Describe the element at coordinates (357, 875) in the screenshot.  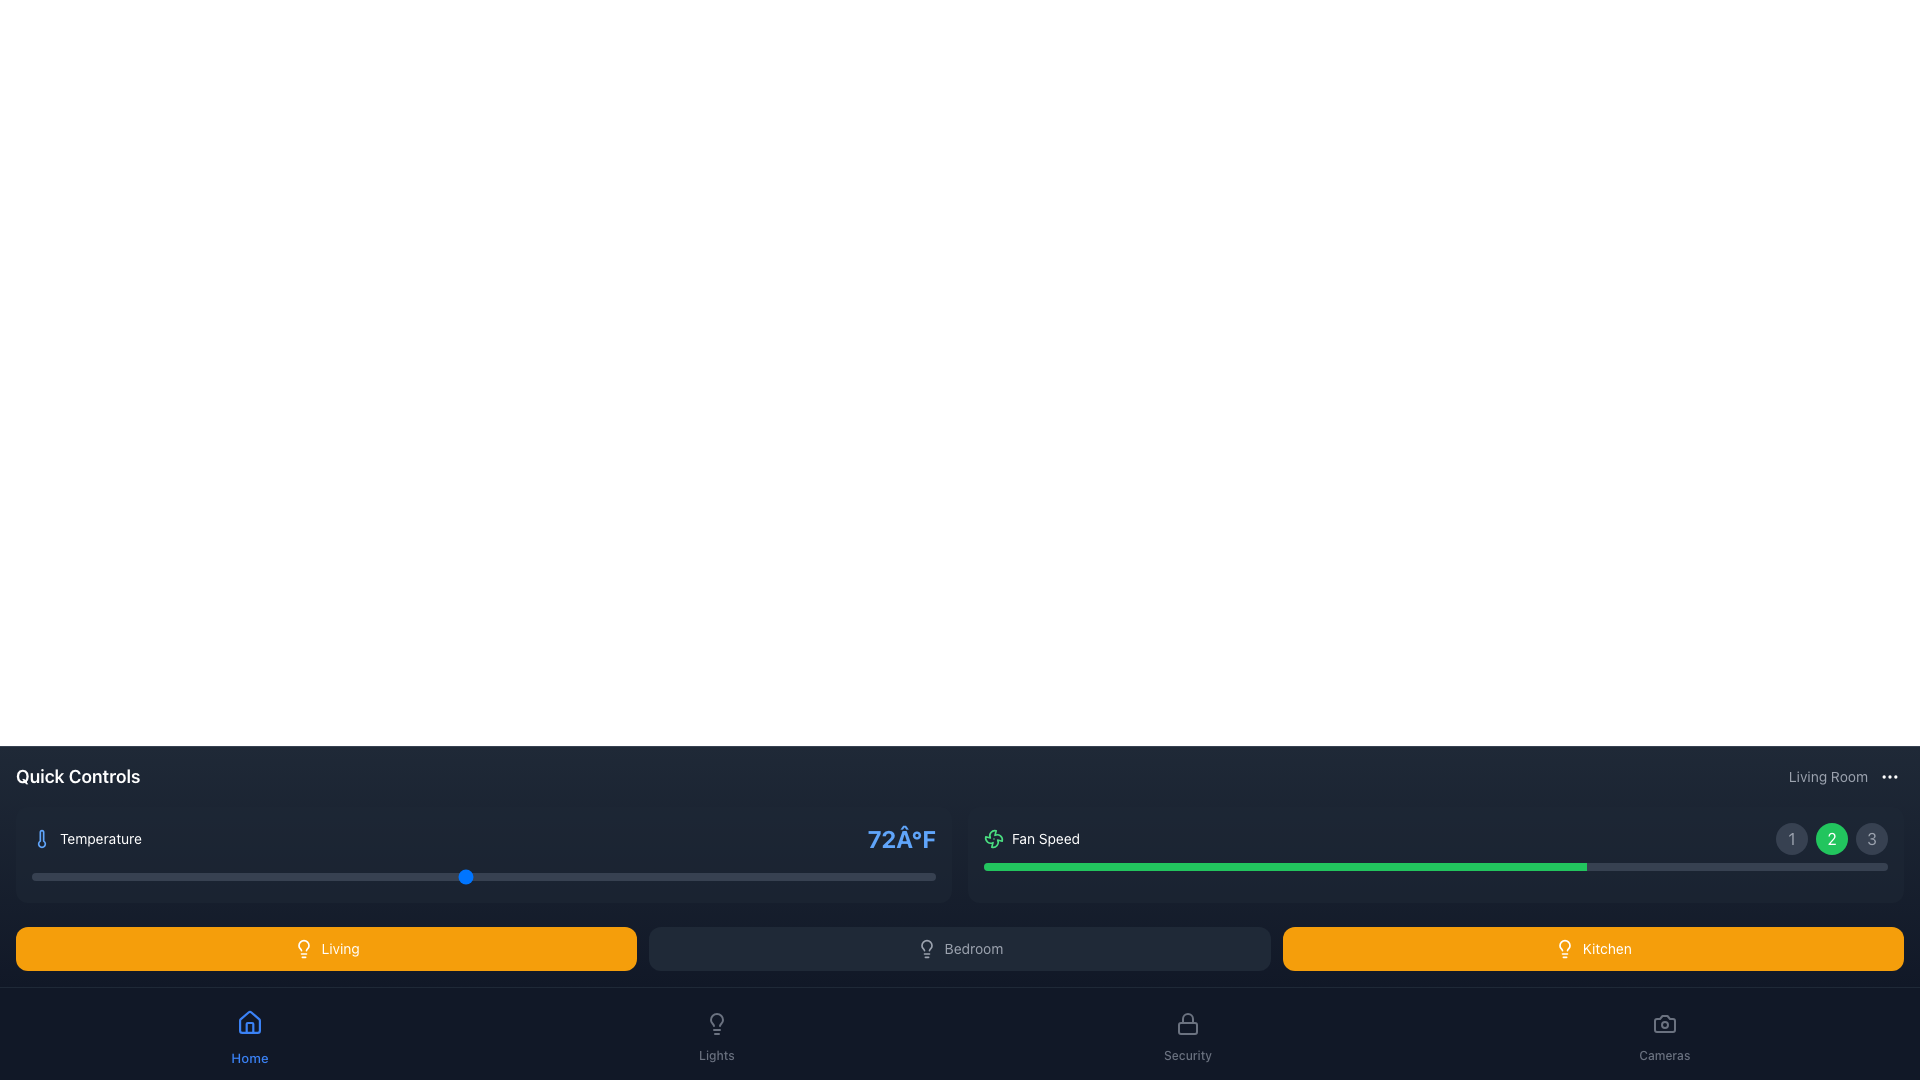
I see `the temperature` at that location.